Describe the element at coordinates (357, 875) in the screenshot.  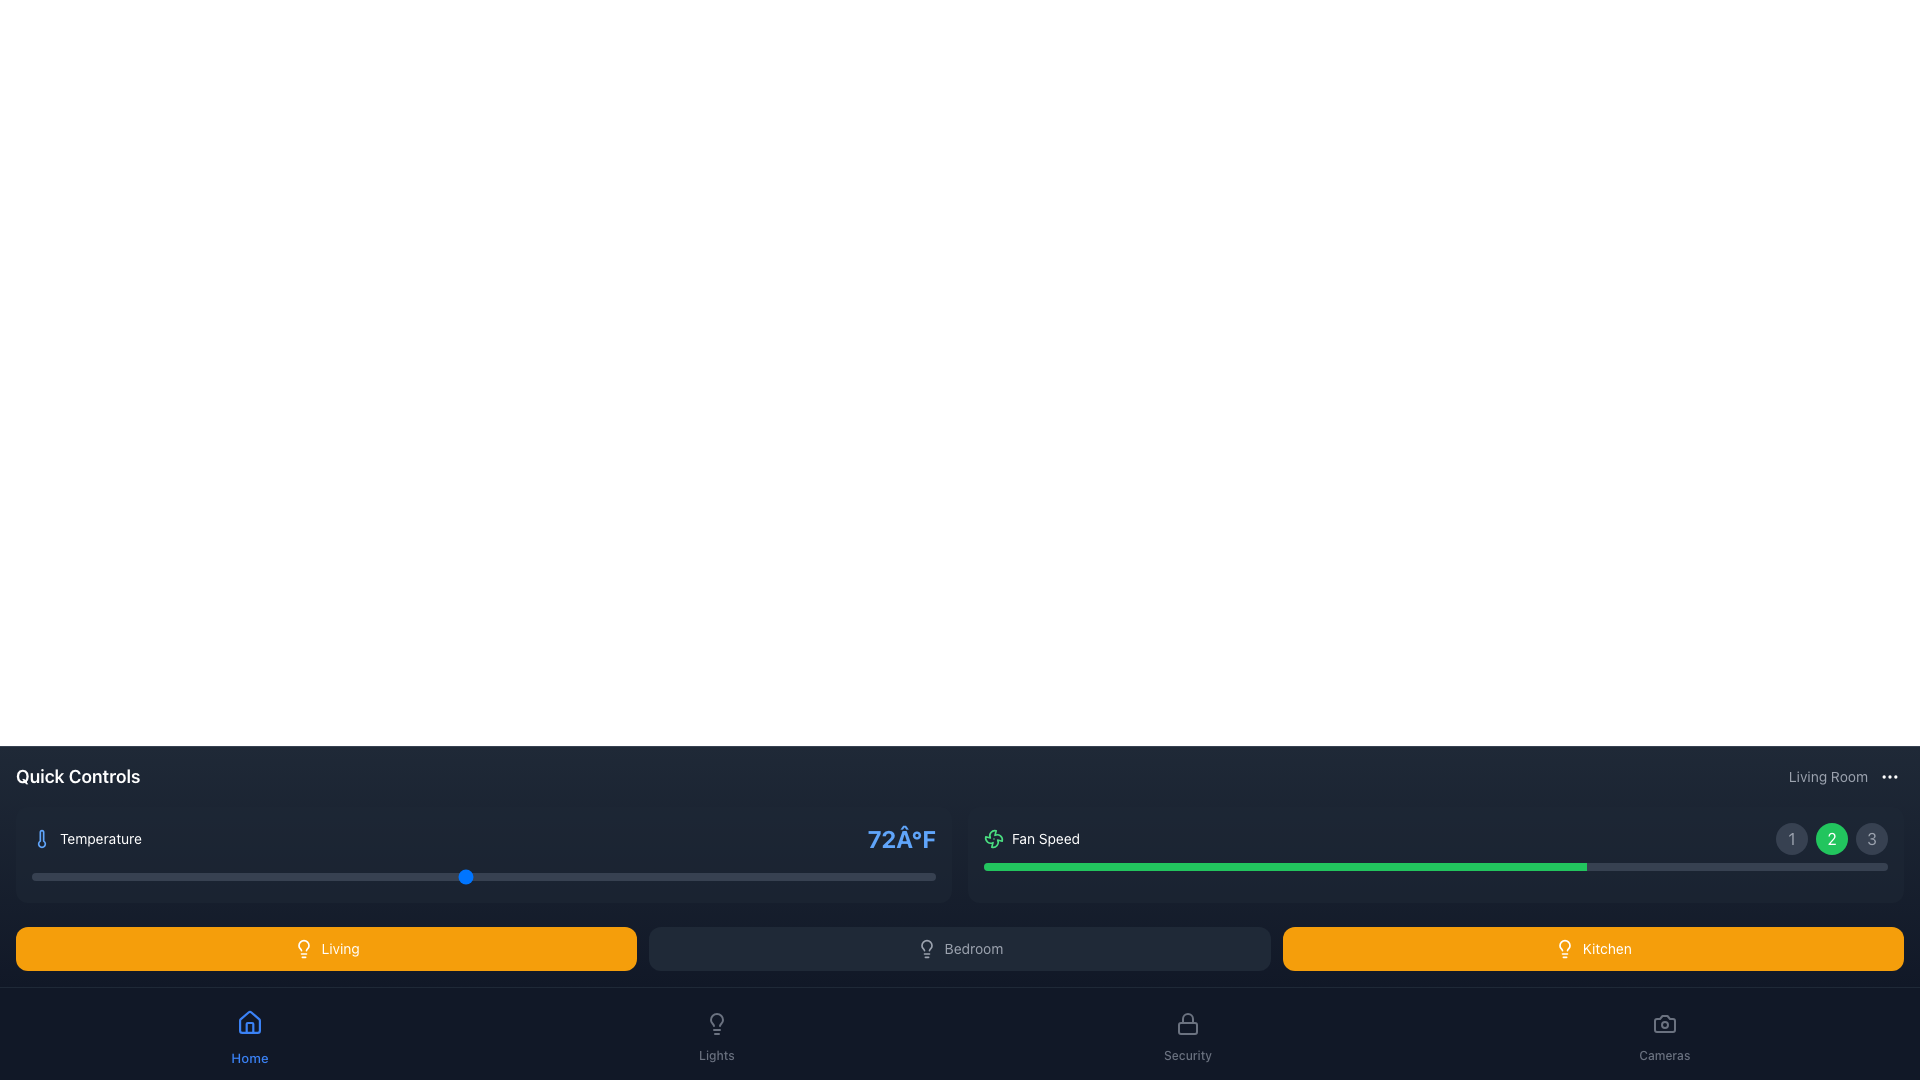
I see `the temperature` at that location.